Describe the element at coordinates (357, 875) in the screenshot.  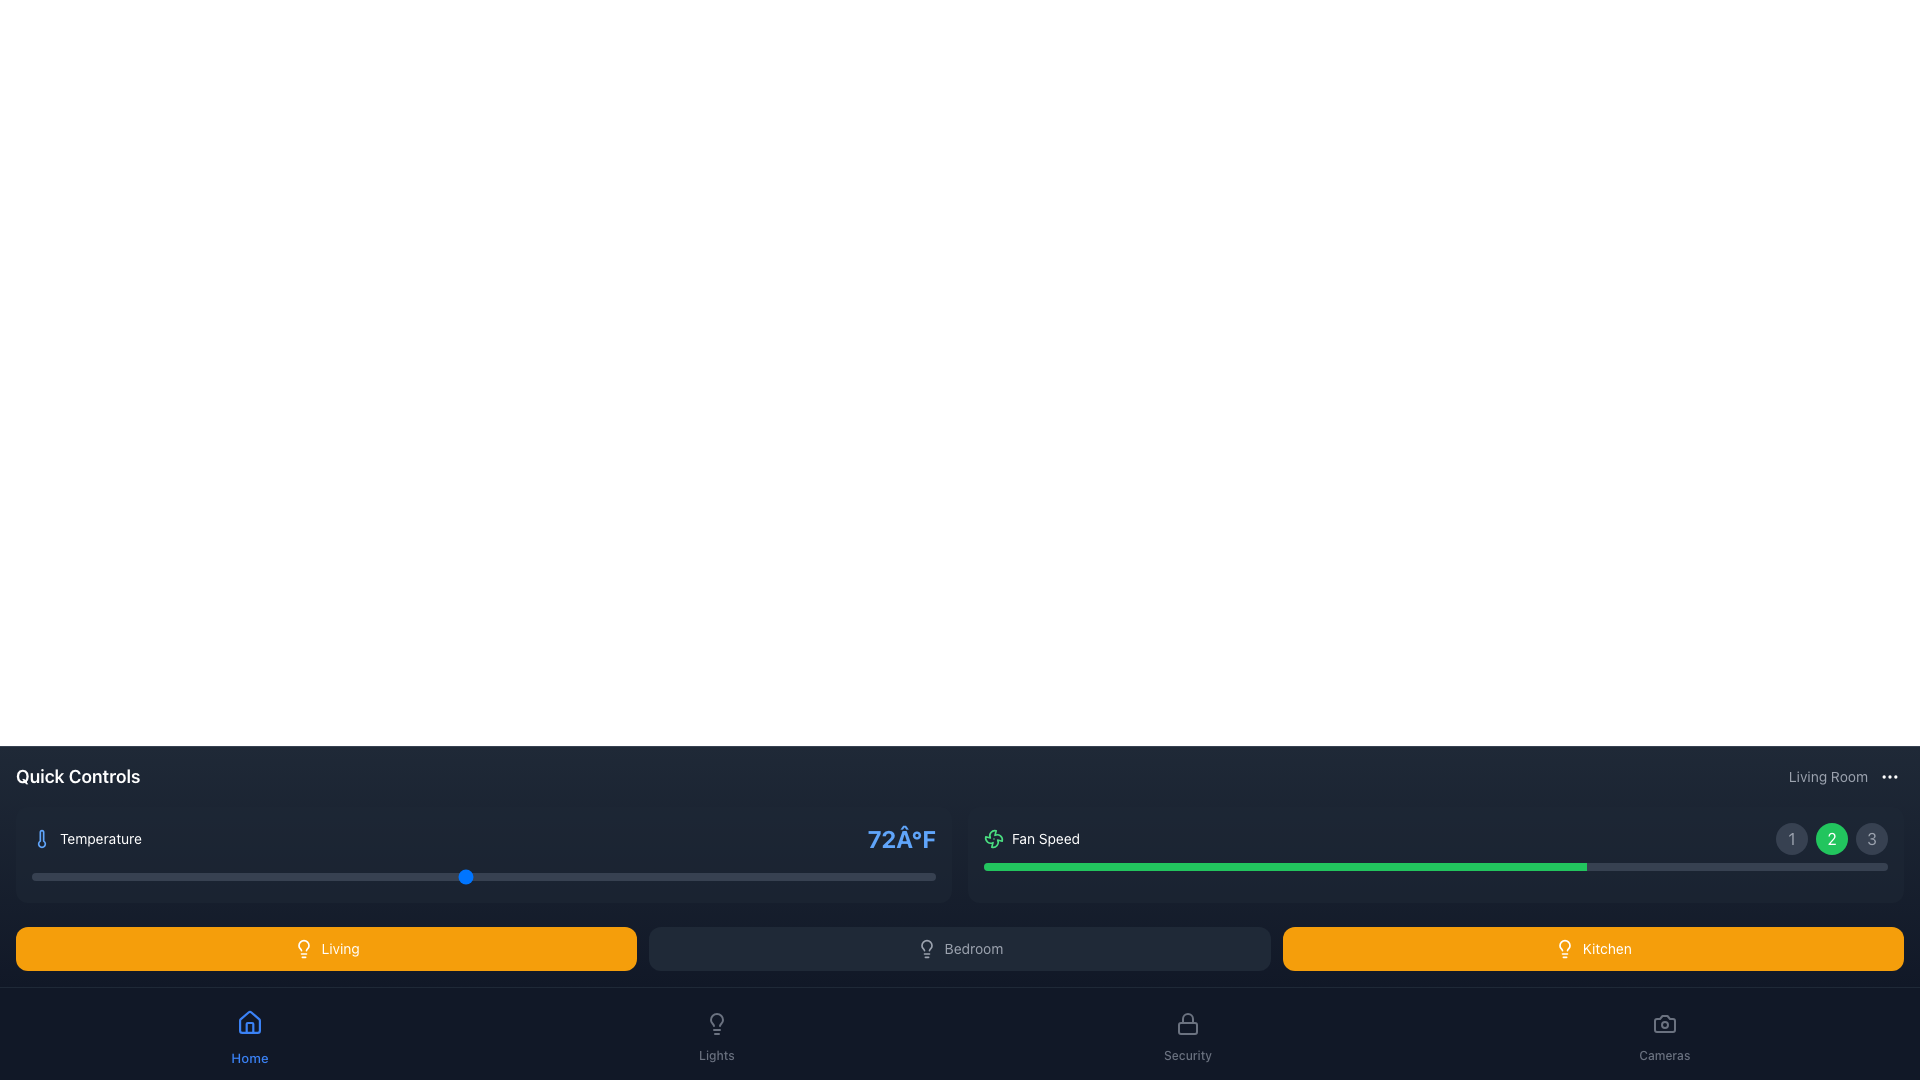
I see `the temperature` at that location.